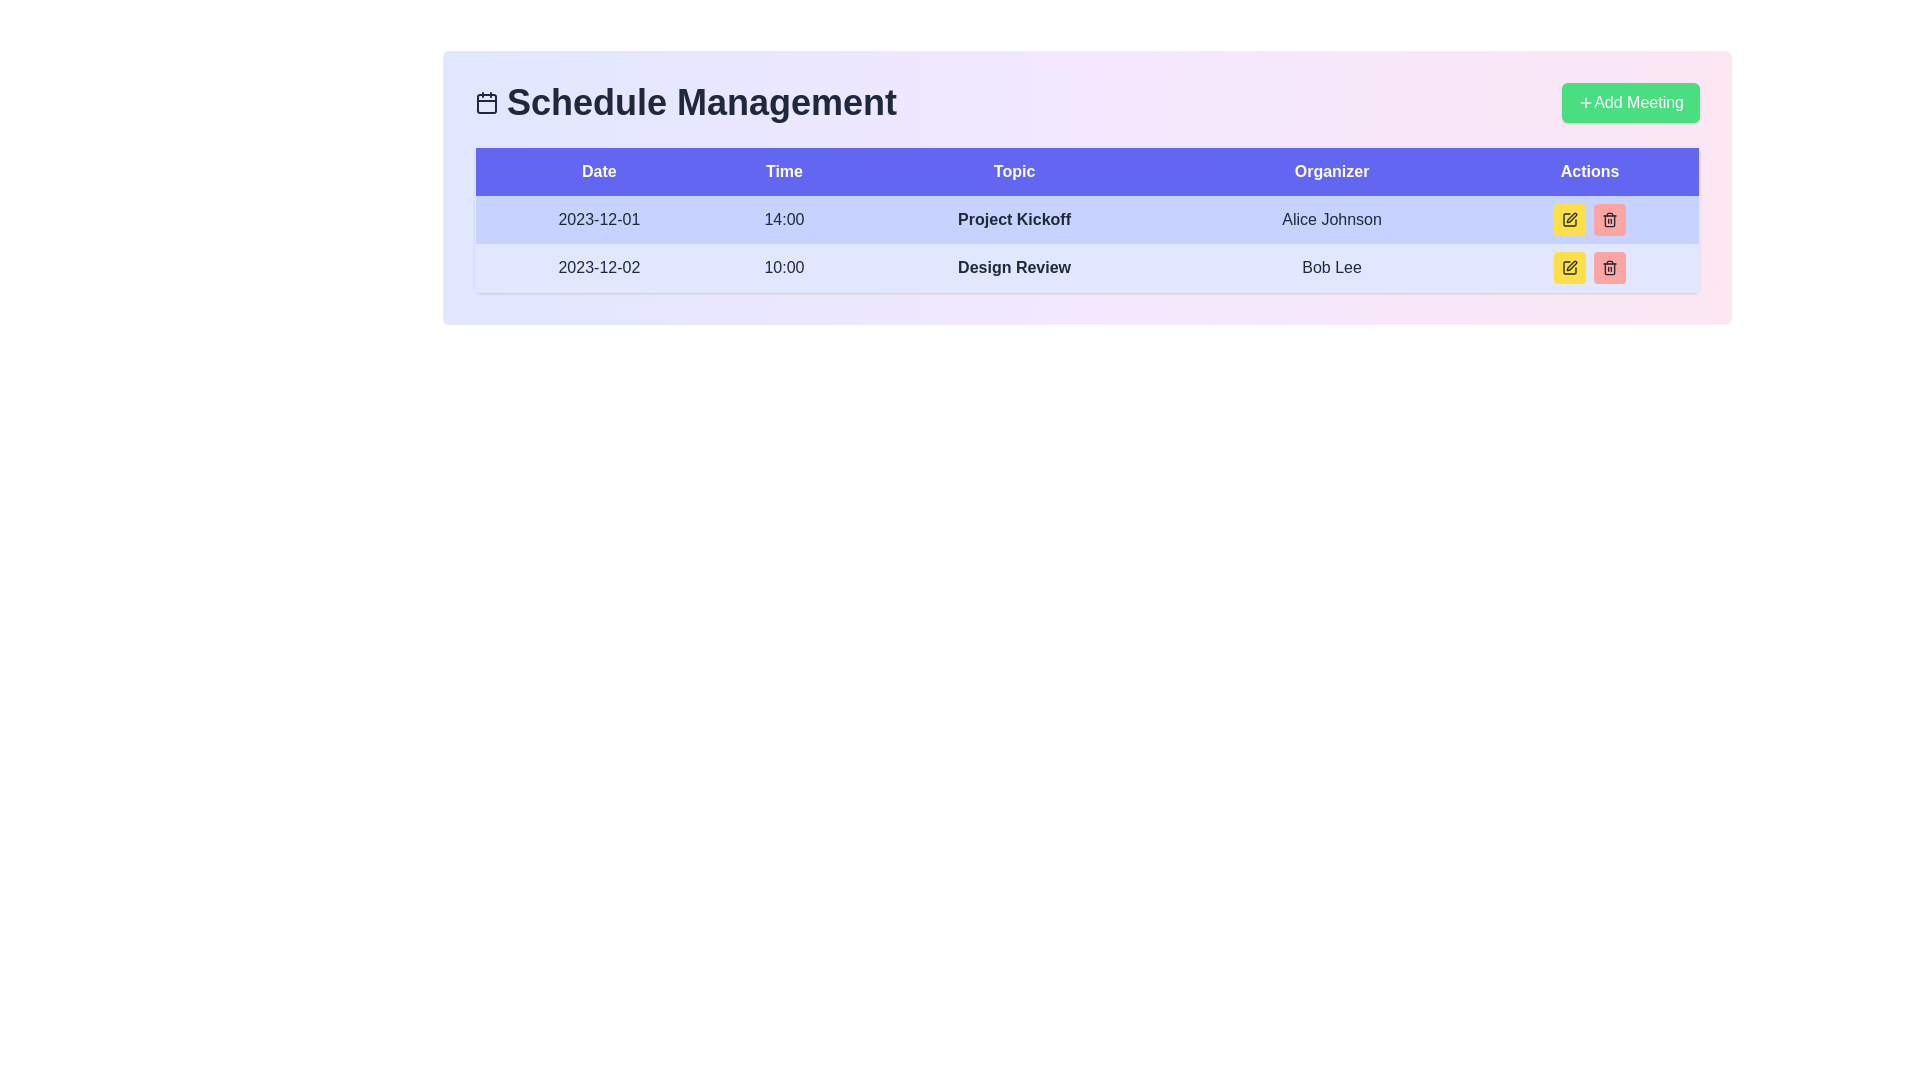 Image resolution: width=1920 pixels, height=1080 pixels. I want to click on the small square-shaped pen icon button with a yellow background and black border located in the 'Actions' column of the second row, so click(1568, 219).